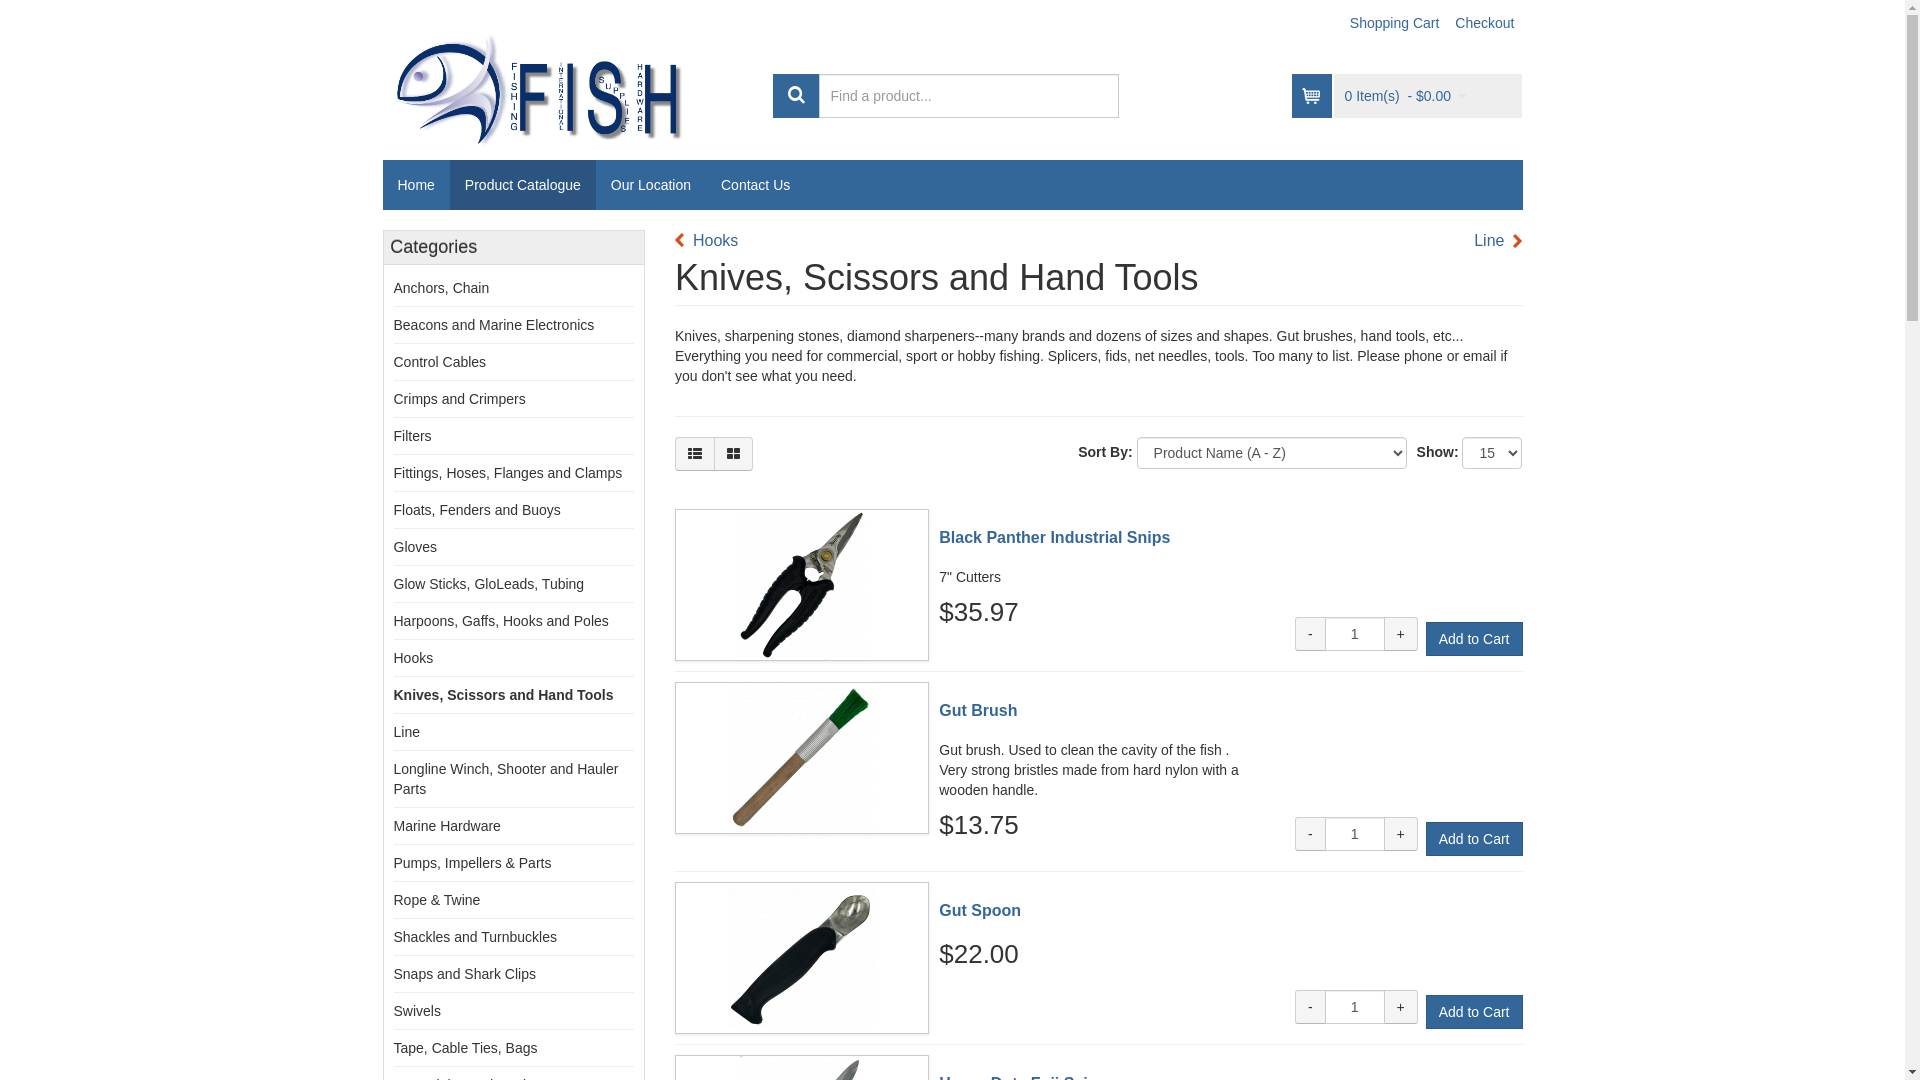  Describe the element at coordinates (506, 778) in the screenshot. I see `'Longline Winch, Shooter and Hauler Parts'` at that location.